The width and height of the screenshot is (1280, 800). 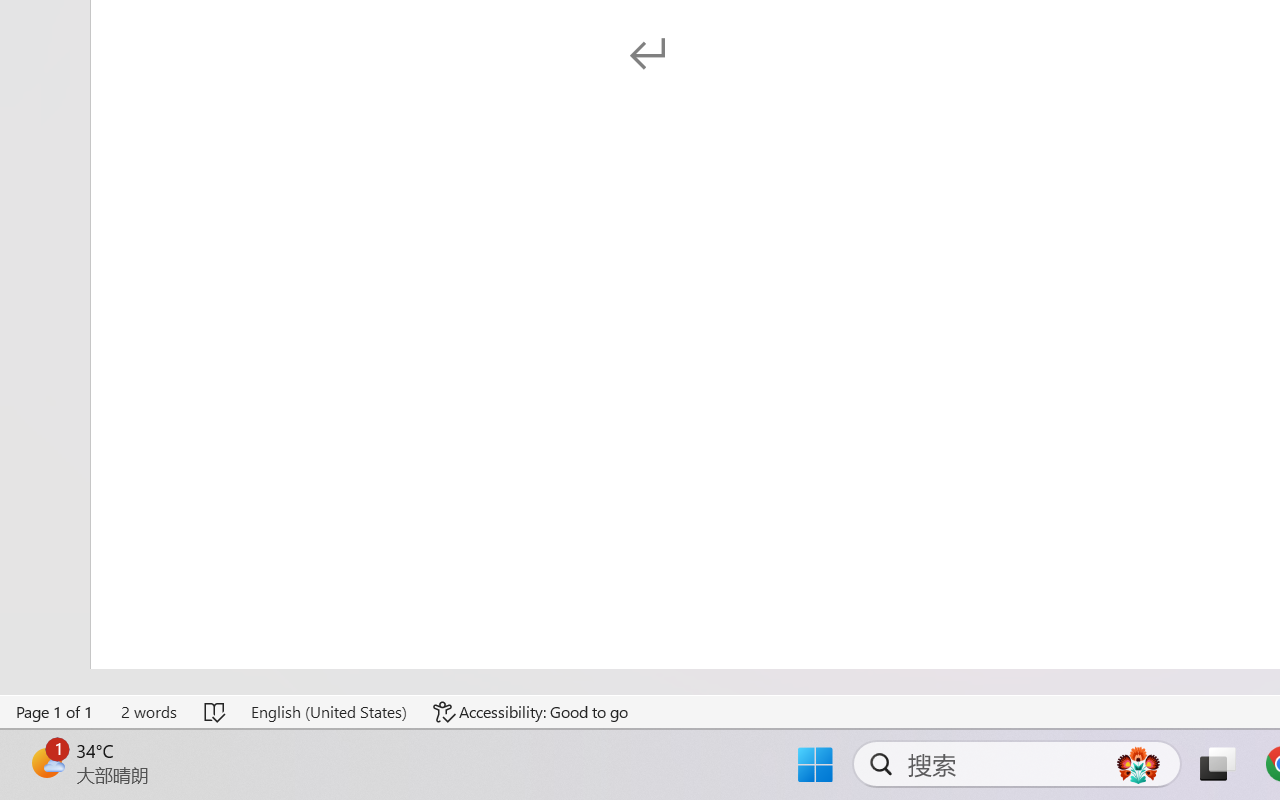 I want to click on 'Spelling and Grammar Check No Errors', so click(x=216, y=711).